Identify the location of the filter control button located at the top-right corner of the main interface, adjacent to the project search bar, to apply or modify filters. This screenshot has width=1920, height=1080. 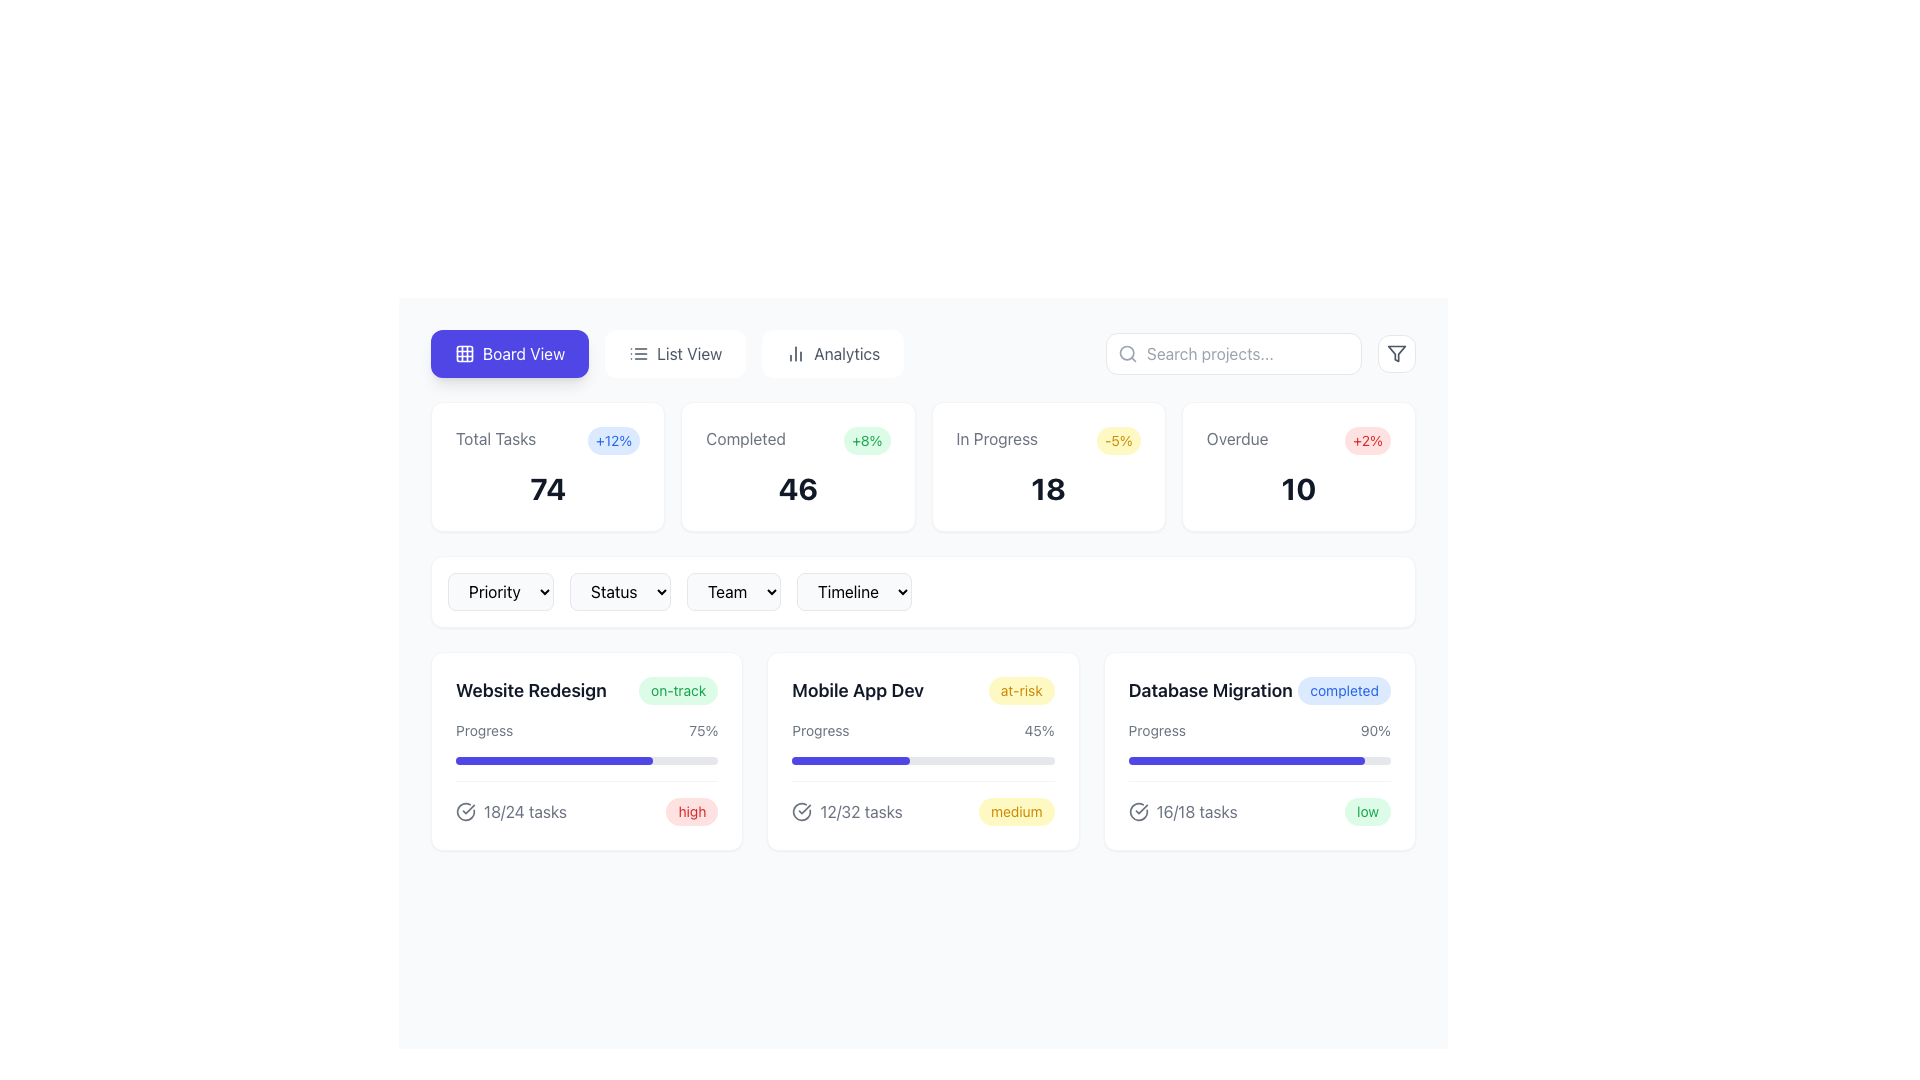
(1395, 353).